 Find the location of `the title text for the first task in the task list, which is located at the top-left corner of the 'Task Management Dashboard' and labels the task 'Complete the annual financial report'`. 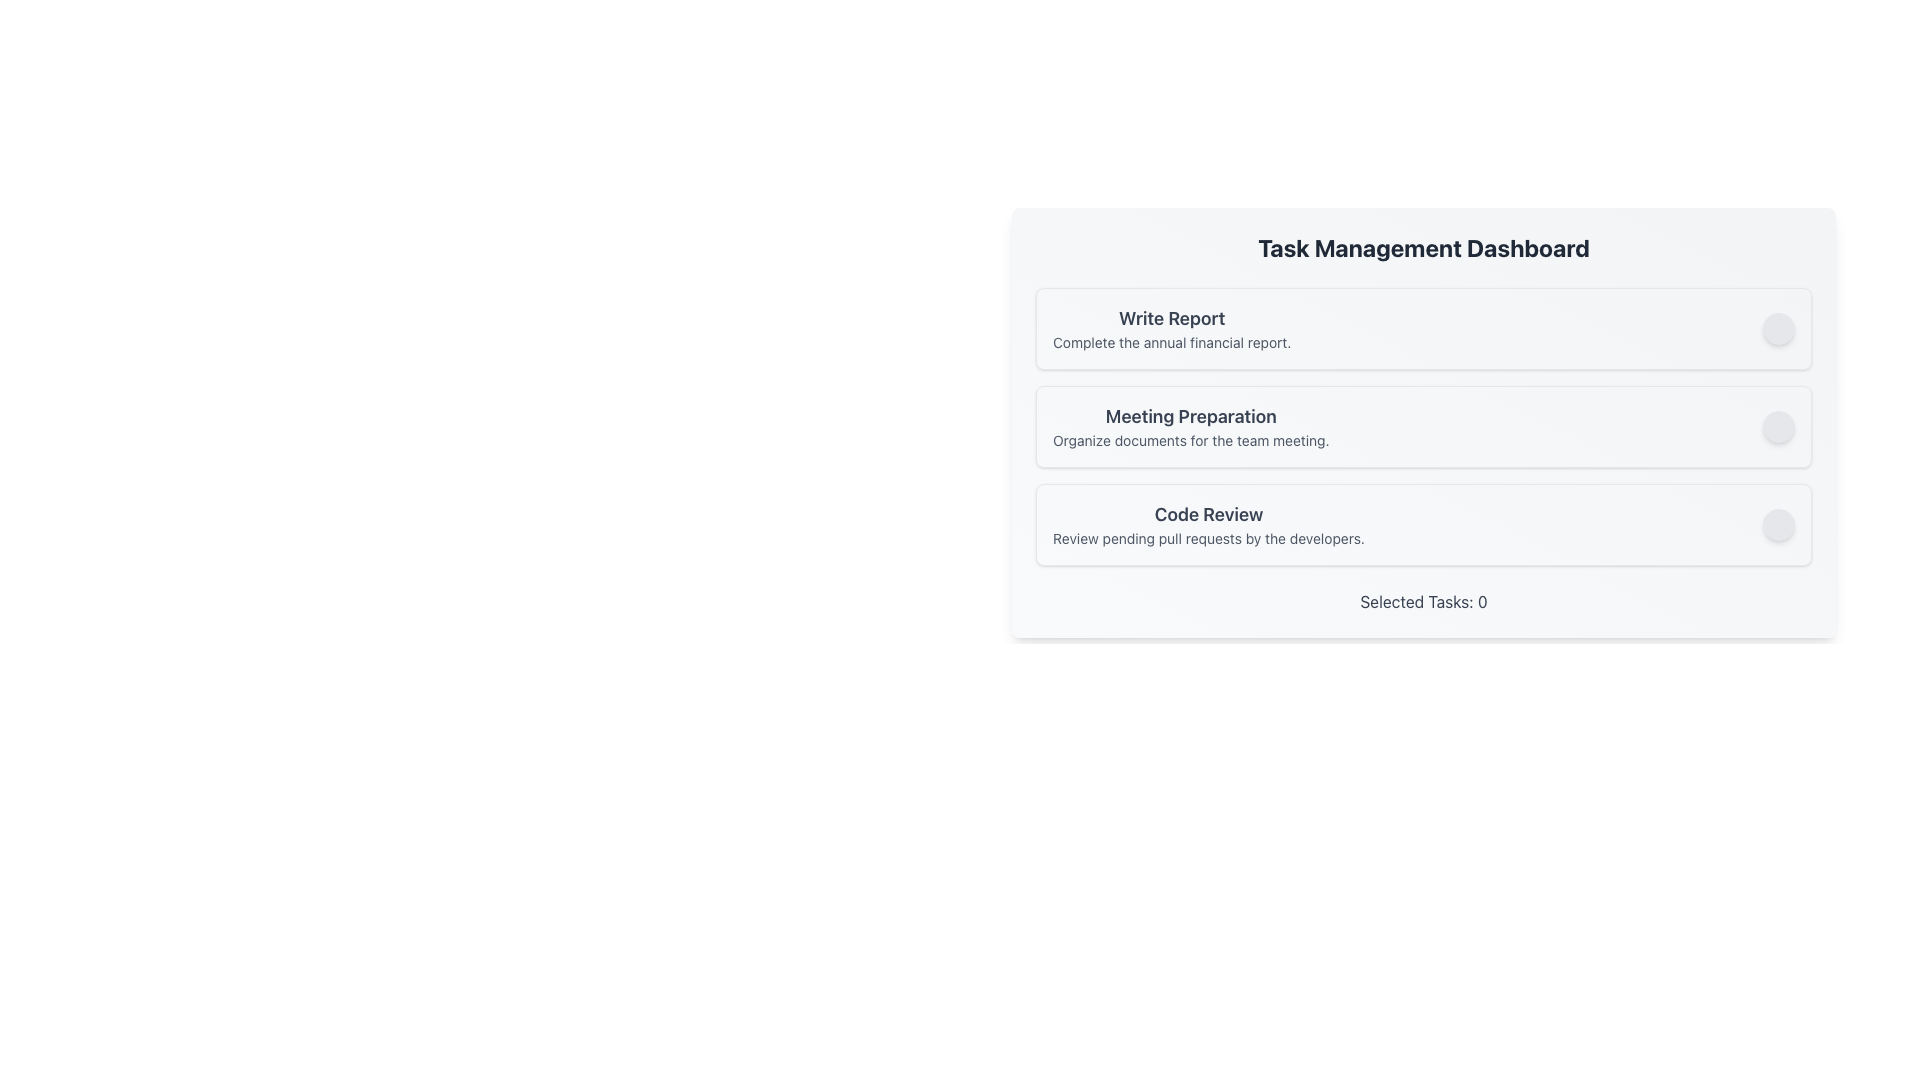

the title text for the first task in the task list, which is located at the top-left corner of the 'Task Management Dashboard' and labels the task 'Complete the annual financial report' is located at coordinates (1172, 318).